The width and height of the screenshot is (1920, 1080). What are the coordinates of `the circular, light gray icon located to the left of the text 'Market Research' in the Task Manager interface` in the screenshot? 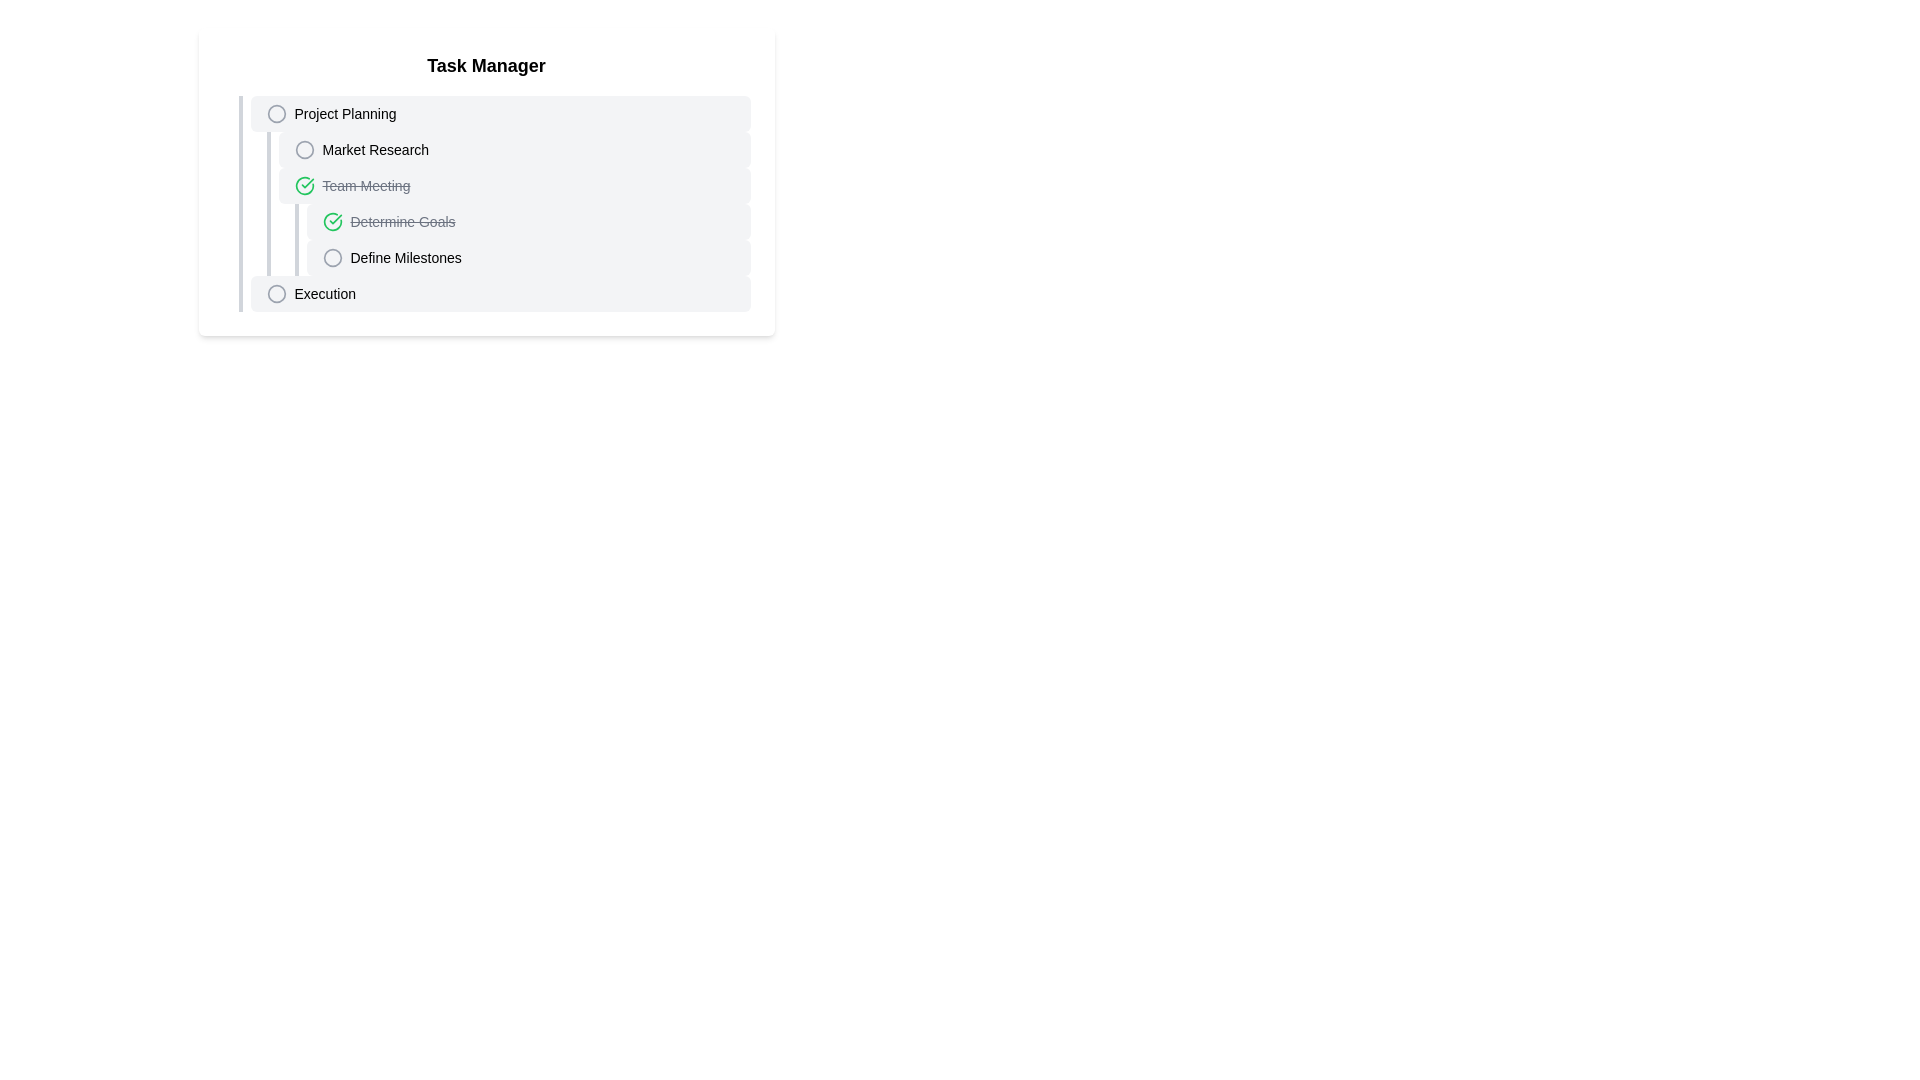 It's located at (303, 149).